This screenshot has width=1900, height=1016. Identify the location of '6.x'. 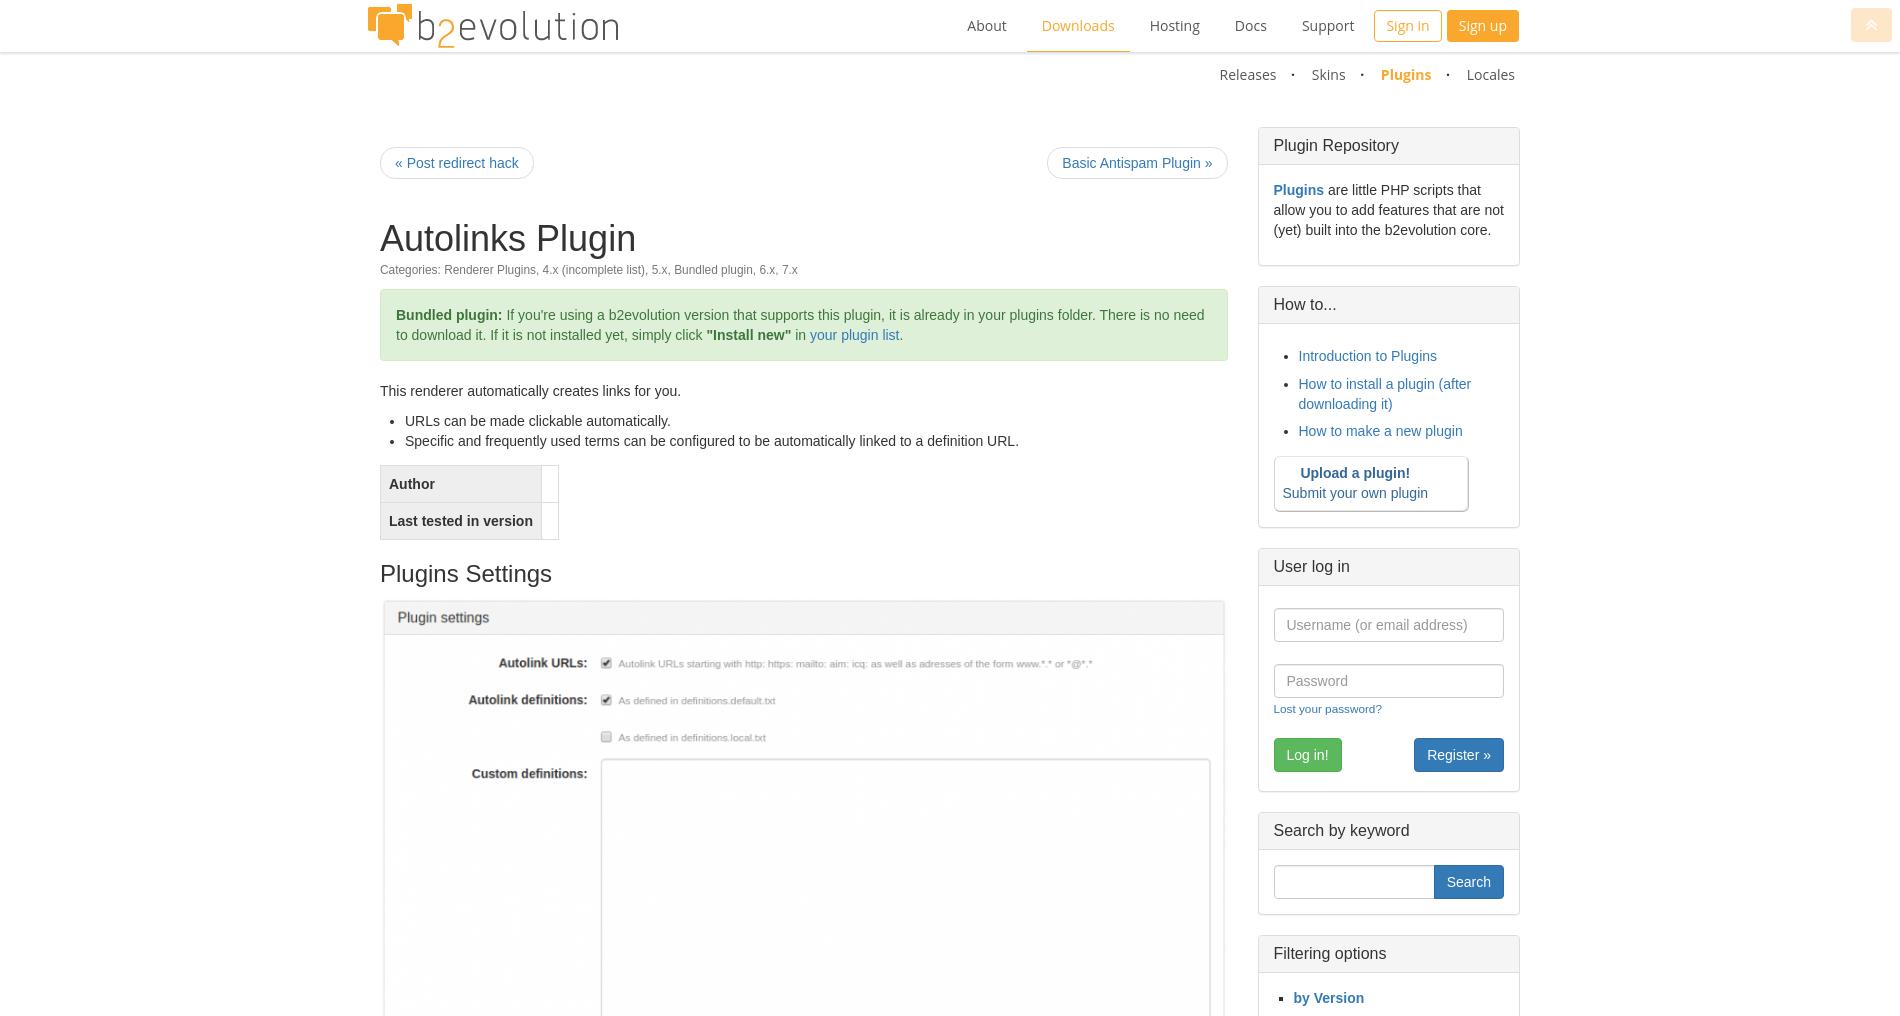
(758, 268).